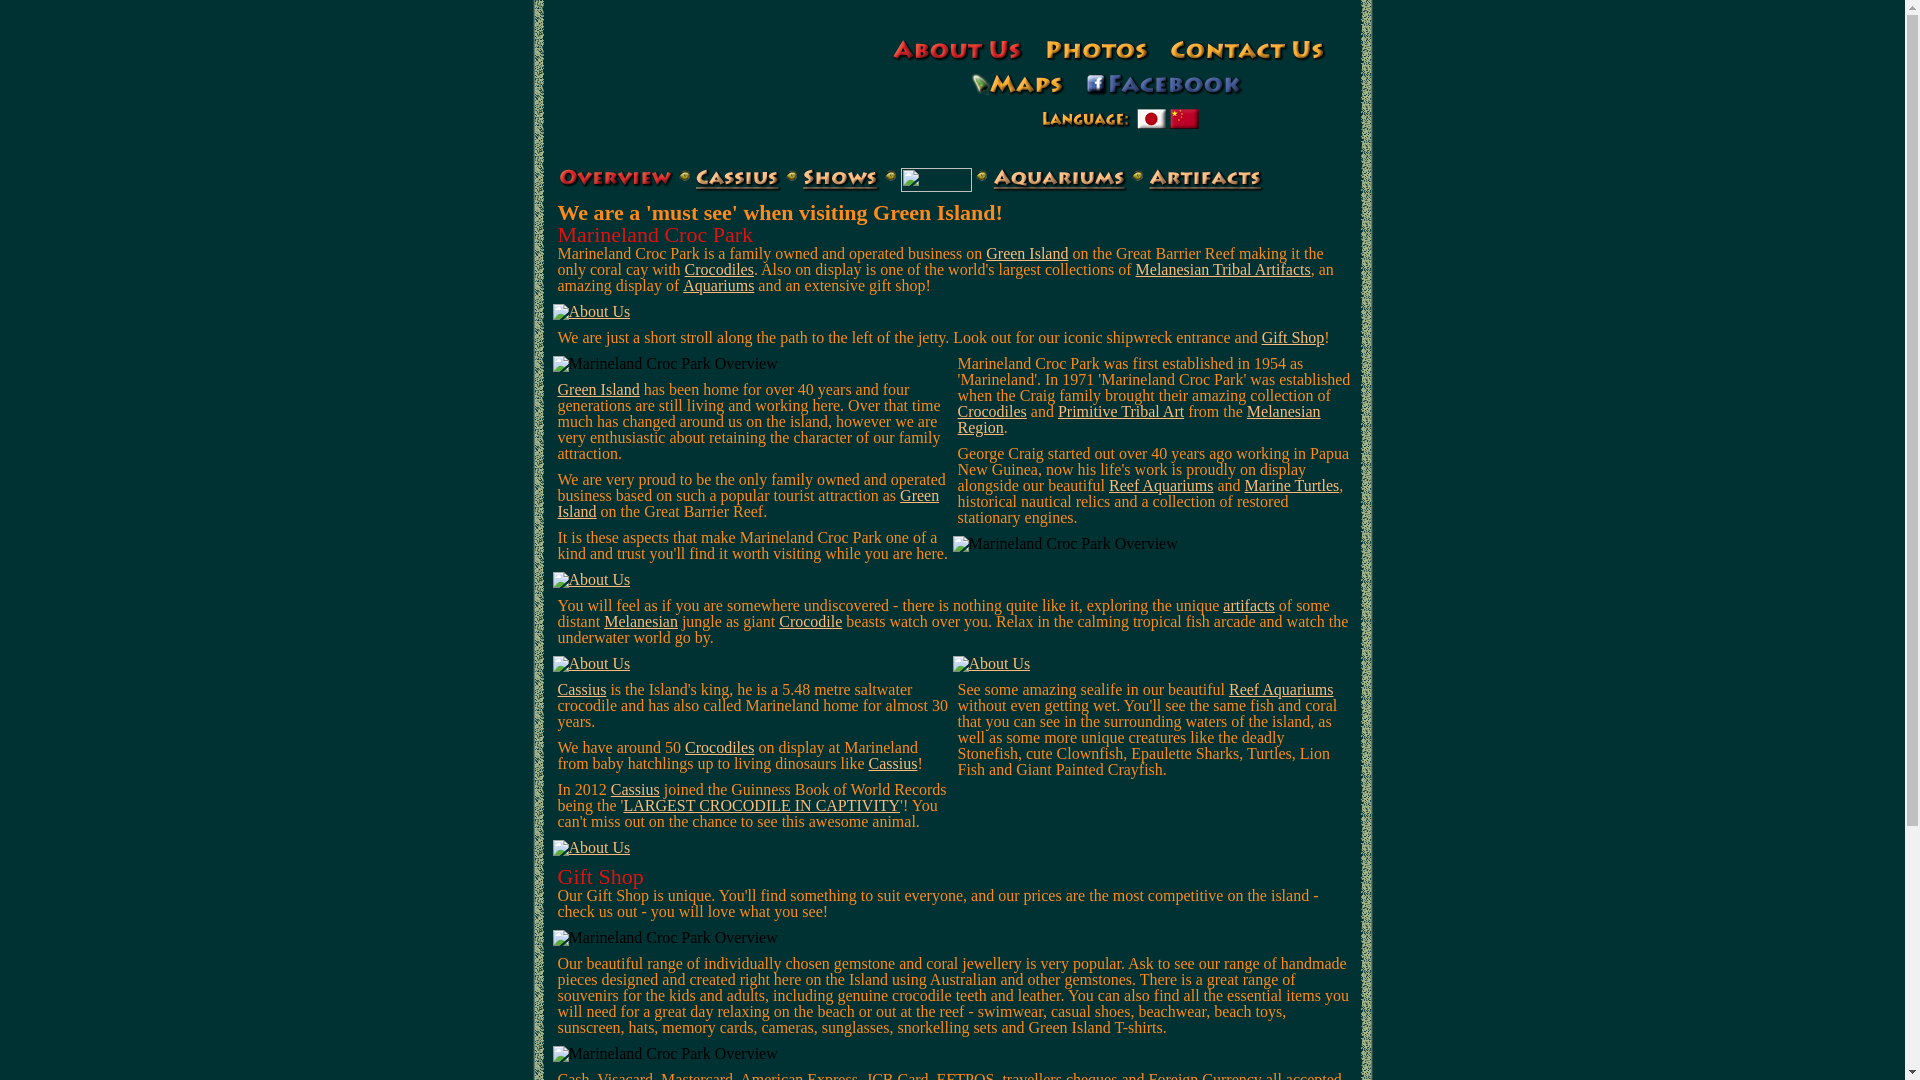 This screenshot has width=1920, height=1080. Describe the element at coordinates (641, 620) in the screenshot. I see `'Melanesian'` at that location.